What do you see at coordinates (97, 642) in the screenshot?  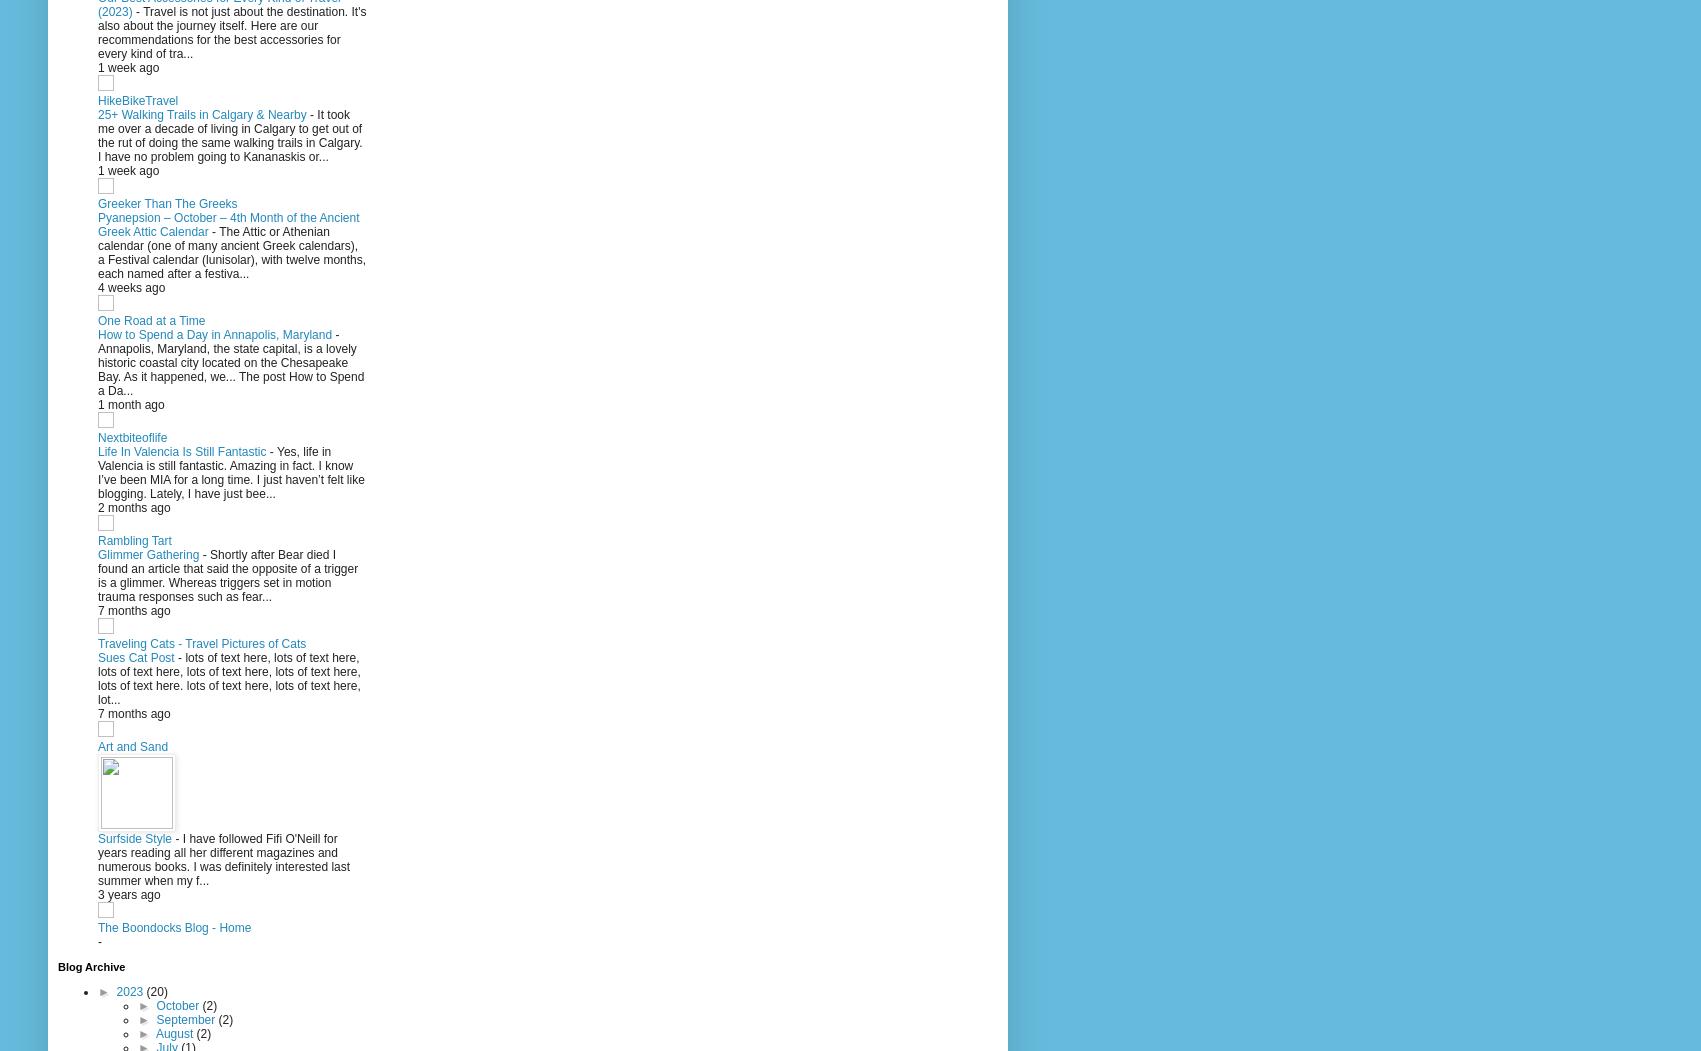 I see `'Traveling Cats - Travel Pictures of Cats'` at bounding box center [97, 642].